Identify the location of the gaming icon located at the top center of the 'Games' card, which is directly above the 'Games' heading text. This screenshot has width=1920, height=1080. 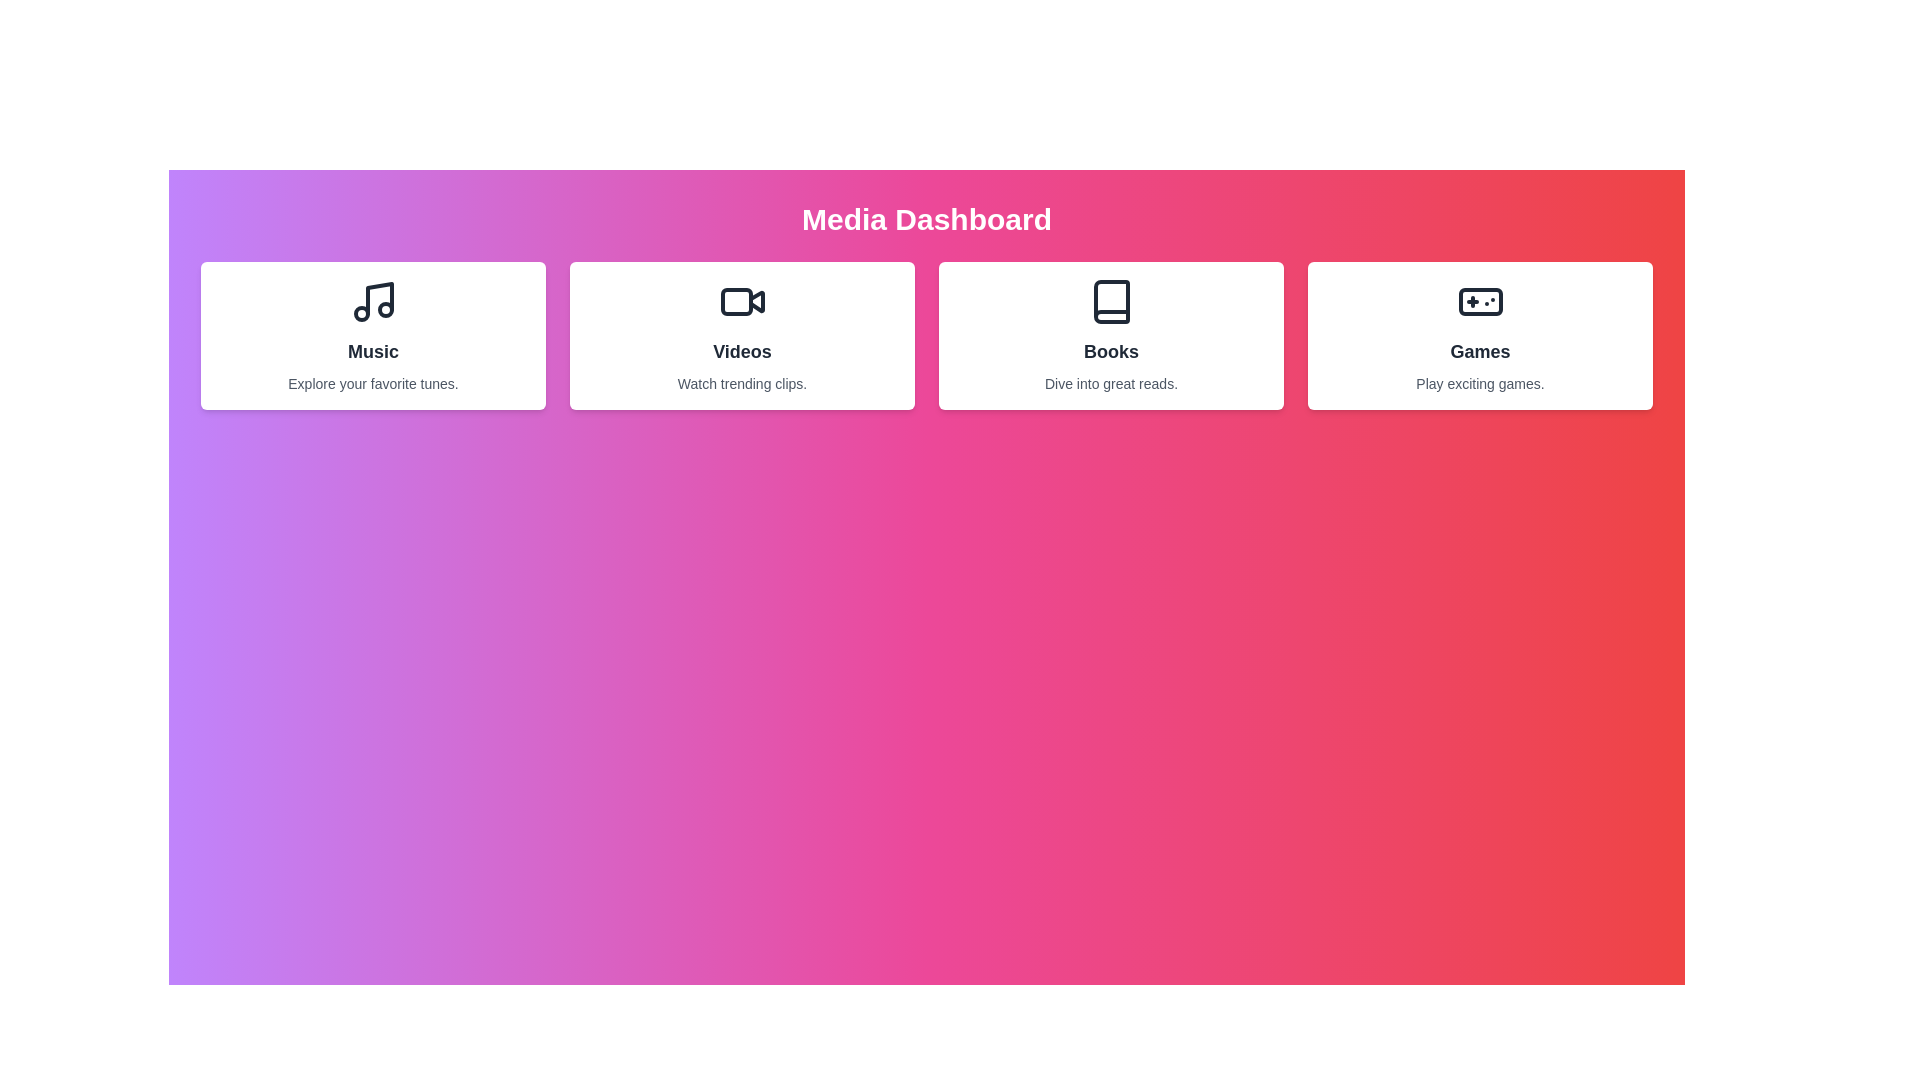
(1480, 301).